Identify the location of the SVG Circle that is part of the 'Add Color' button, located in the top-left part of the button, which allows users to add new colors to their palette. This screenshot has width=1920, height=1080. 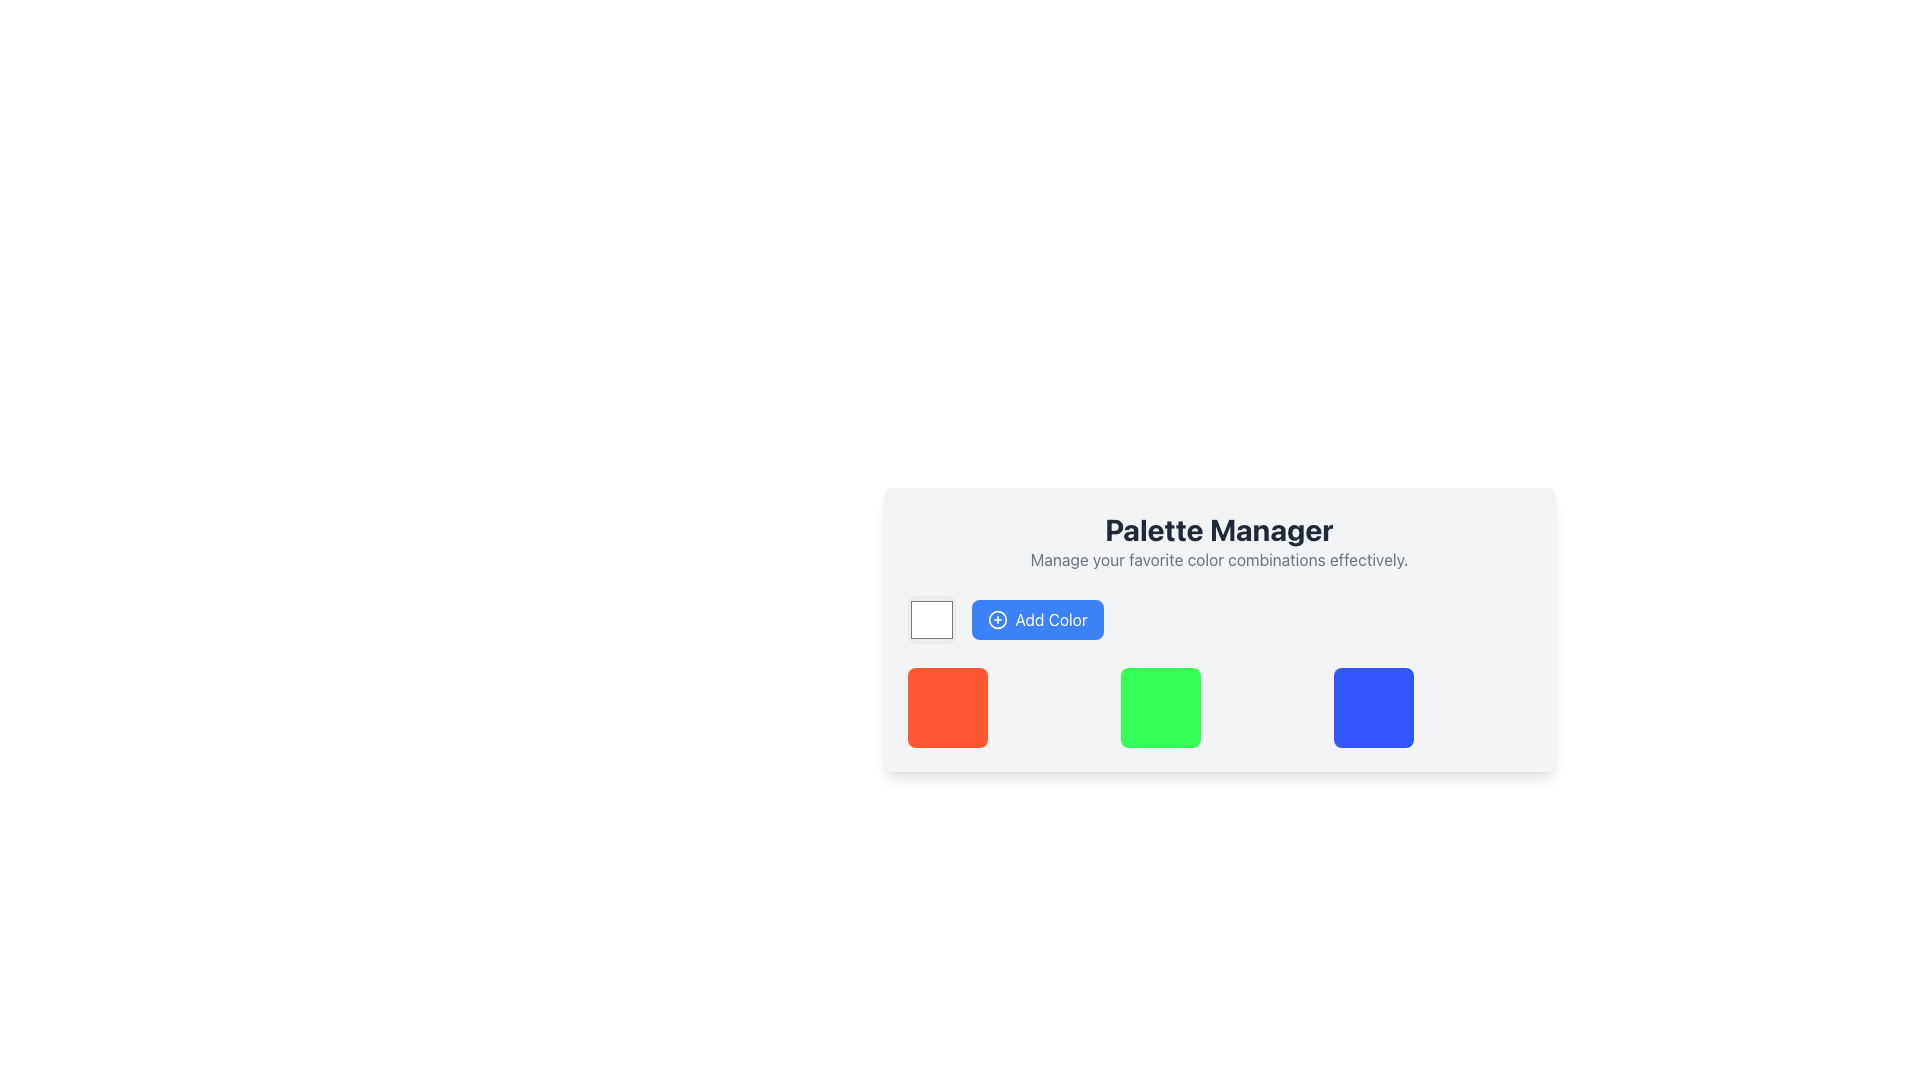
(997, 619).